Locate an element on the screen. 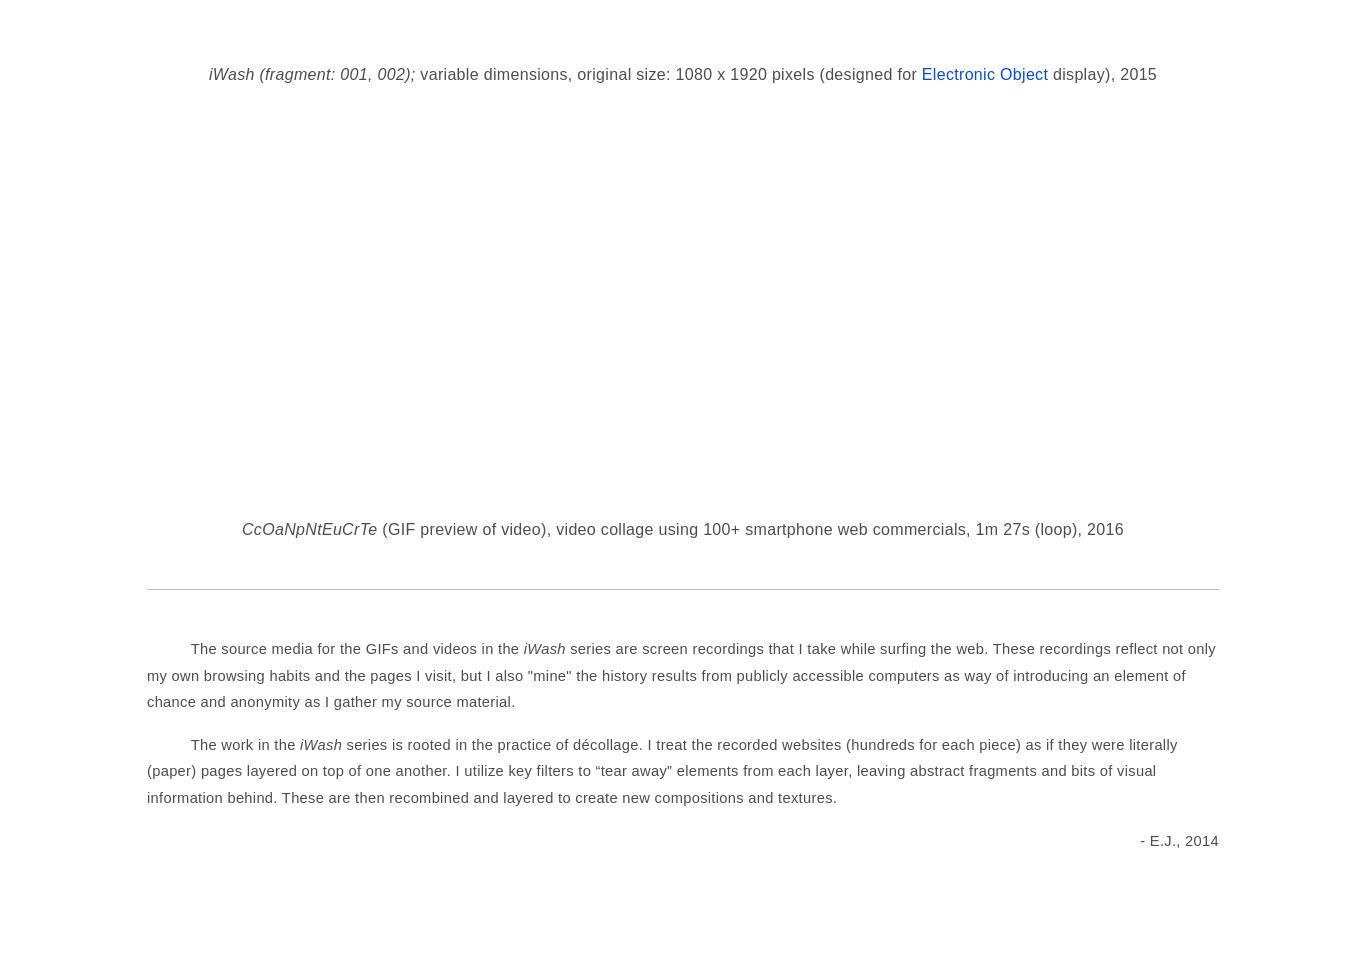 Image resolution: width=1366 pixels, height=973 pixels. 'CcOaNpNtEuCrTe' is located at coordinates (308, 528).